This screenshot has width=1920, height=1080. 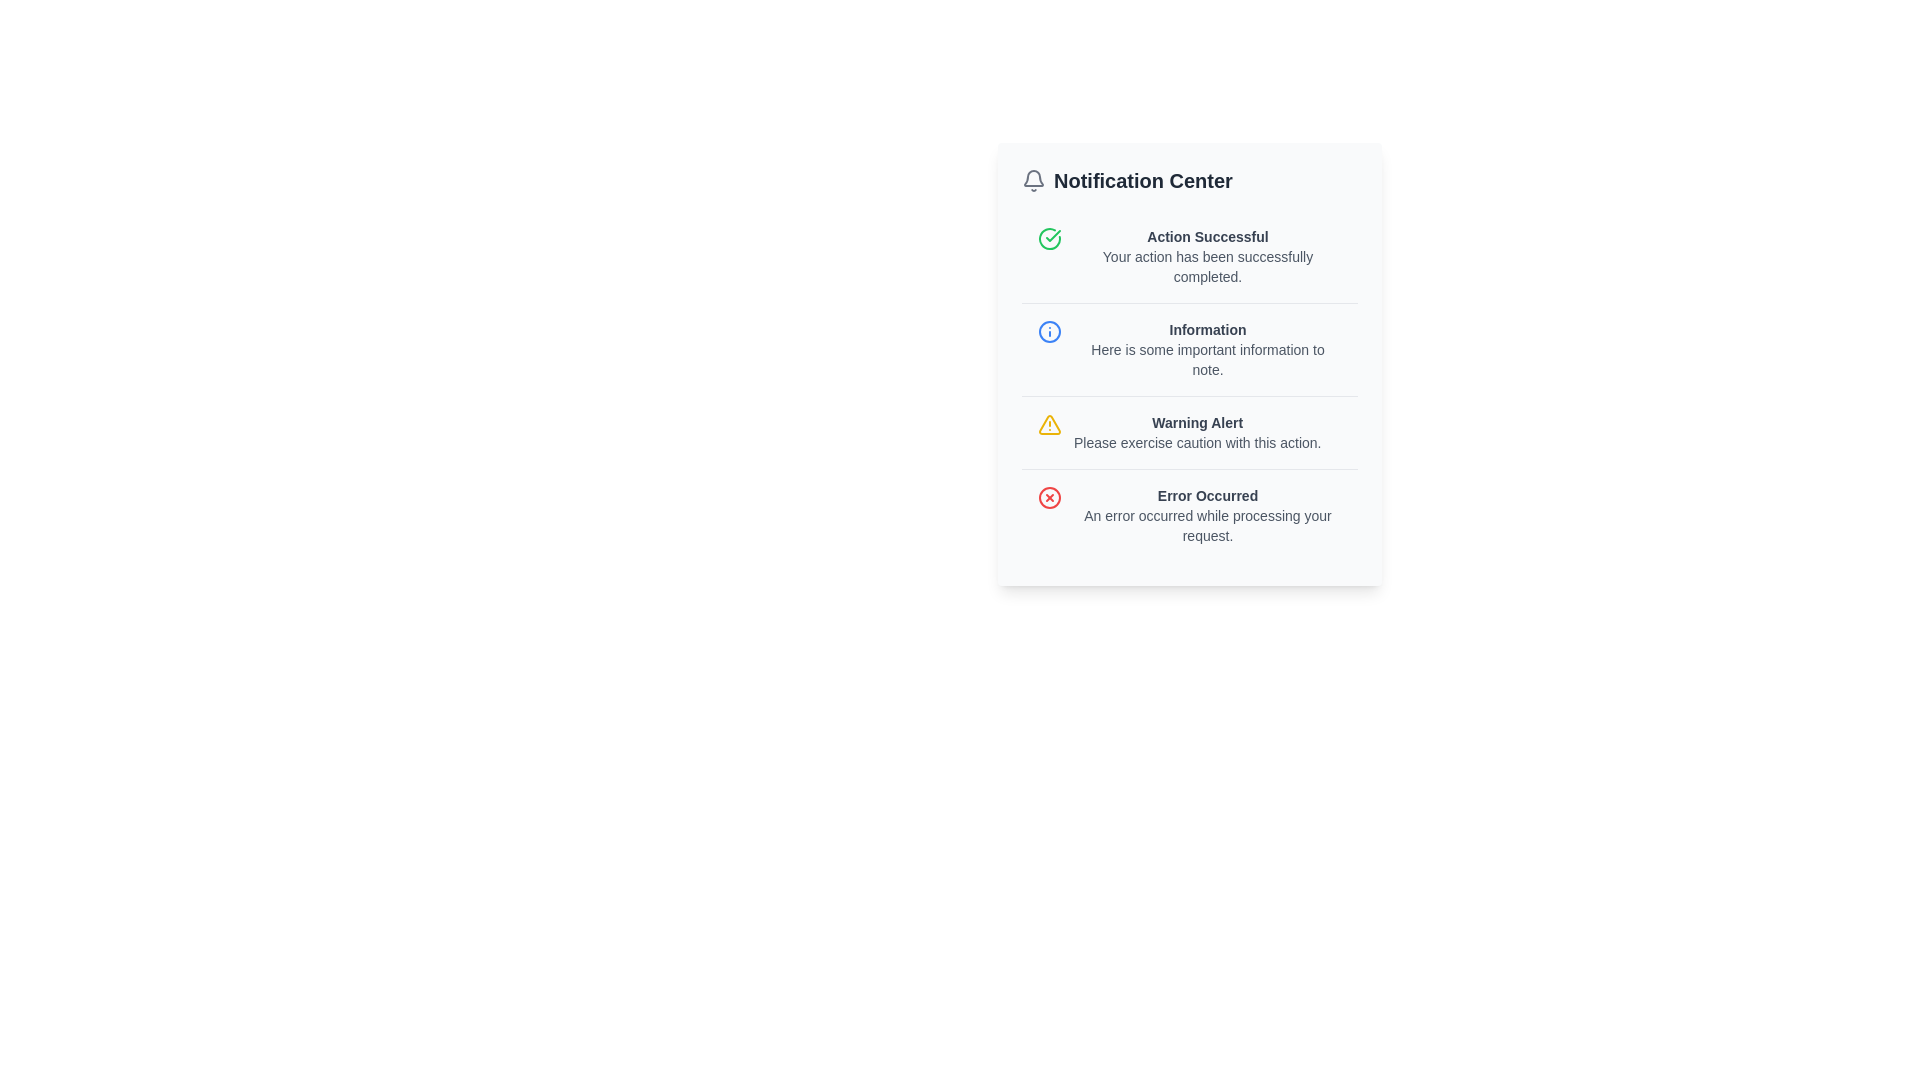 What do you see at coordinates (1207, 524) in the screenshot?
I see `the light gray text label displaying the error message 'An error occurred while processing your request.' located below the bolded title 'Error Occurred'` at bounding box center [1207, 524].